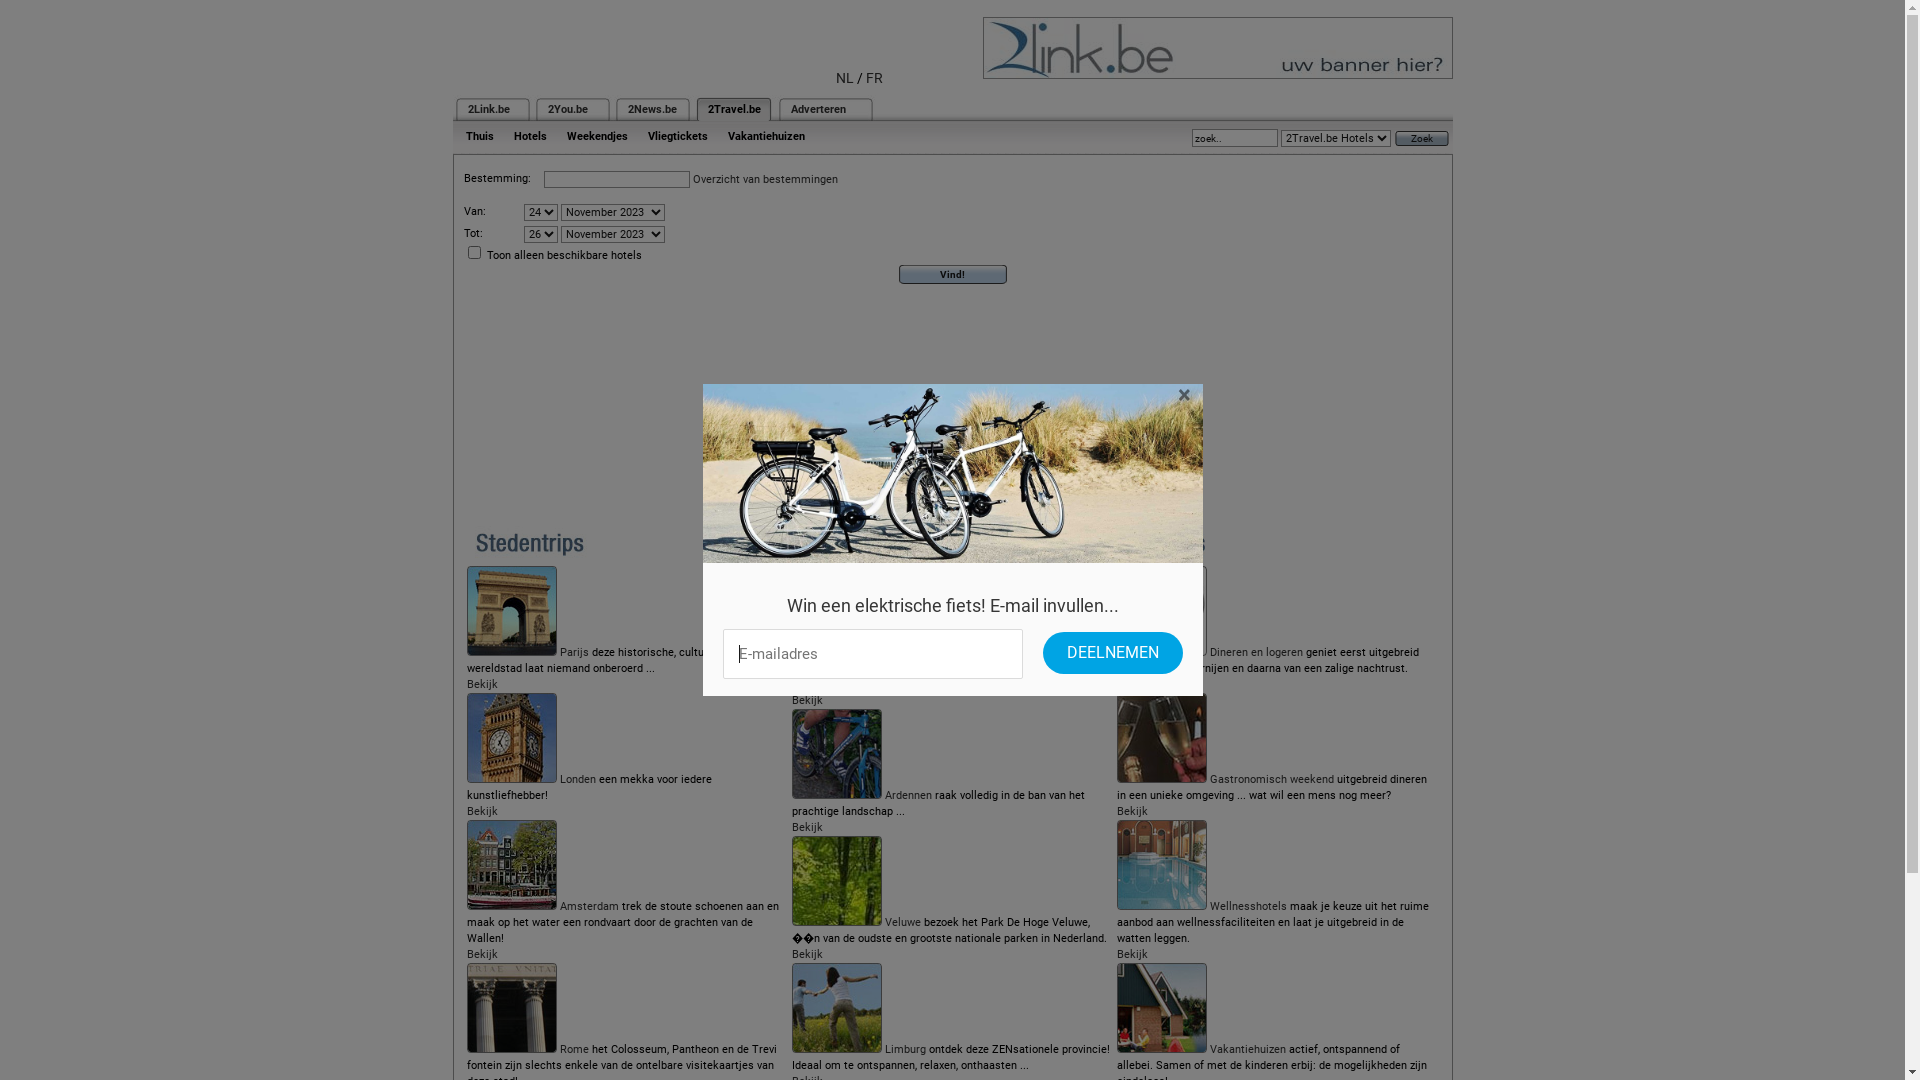 The image size is (1920, 1080). I want to click on 'Vliegtickets', so click(677, 135).